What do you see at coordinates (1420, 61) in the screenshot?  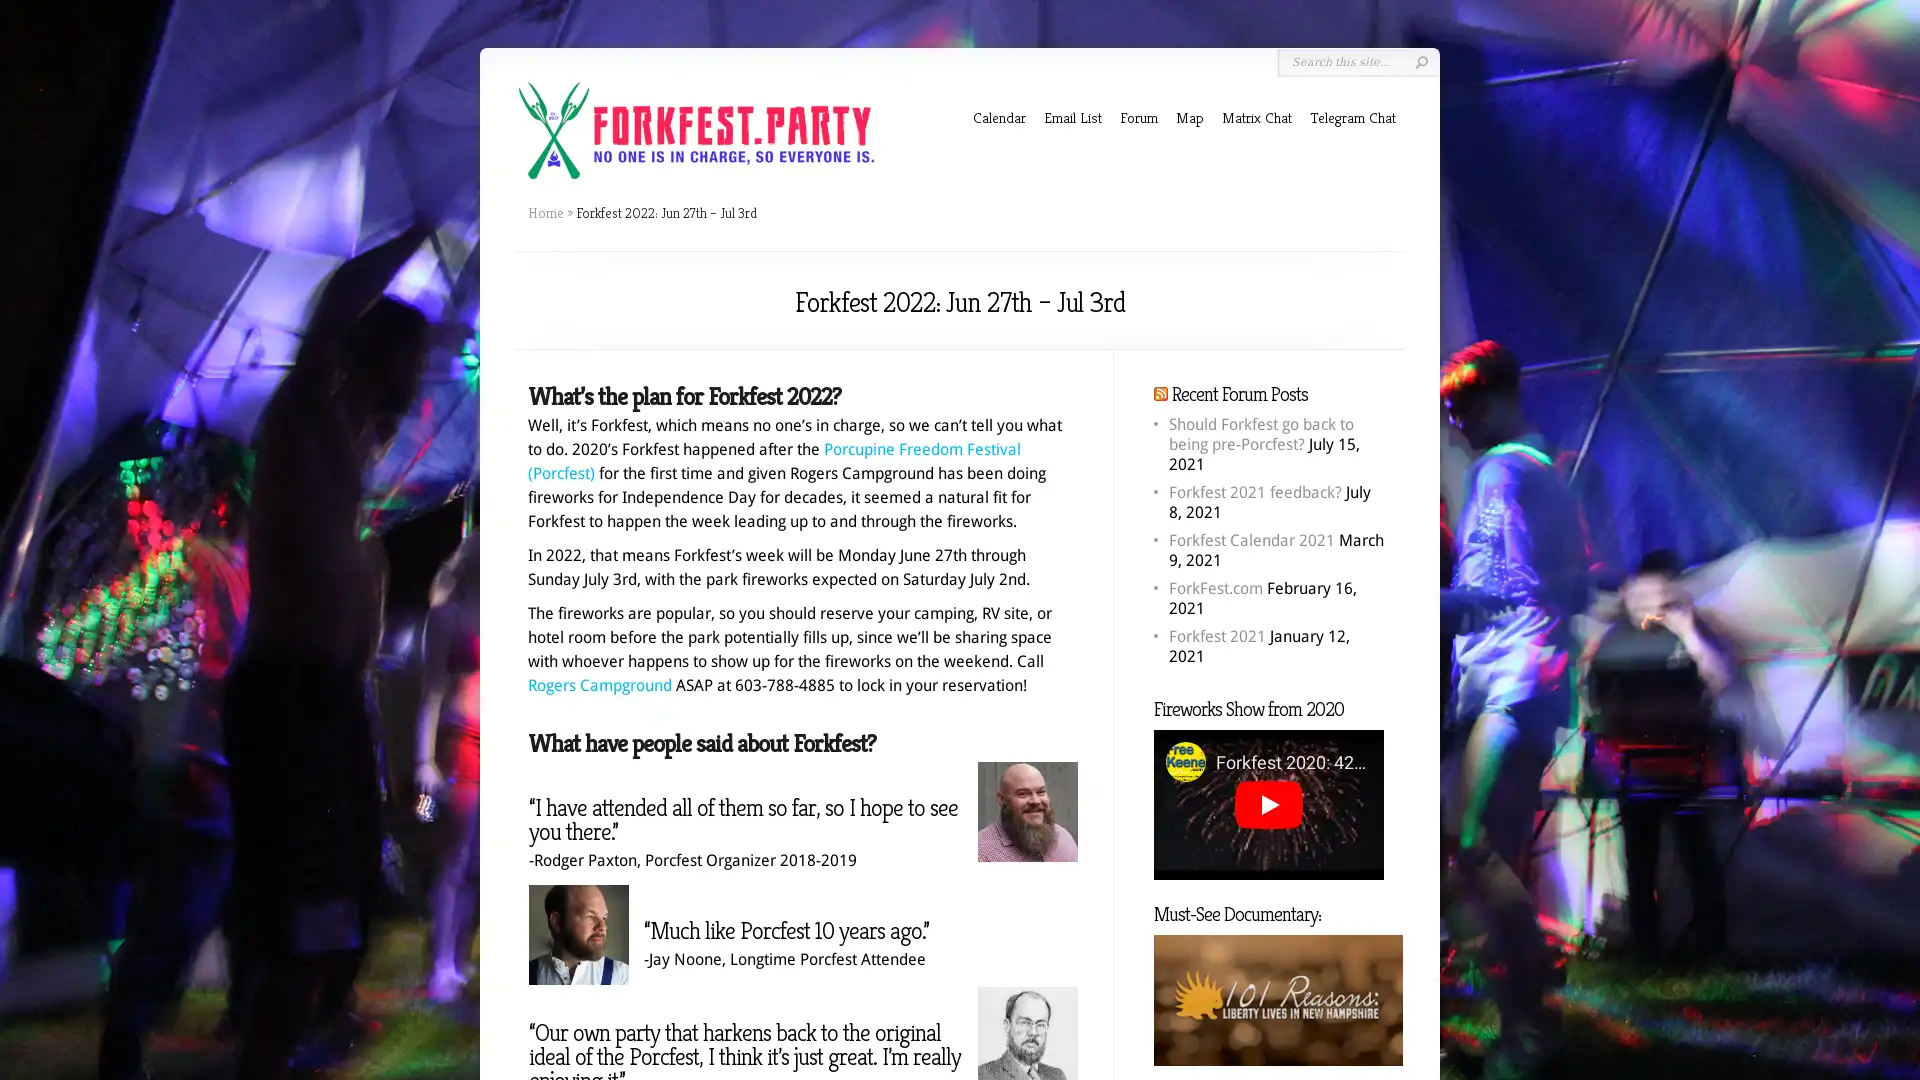 I see `Submit` at bounding box center [1420, 61].